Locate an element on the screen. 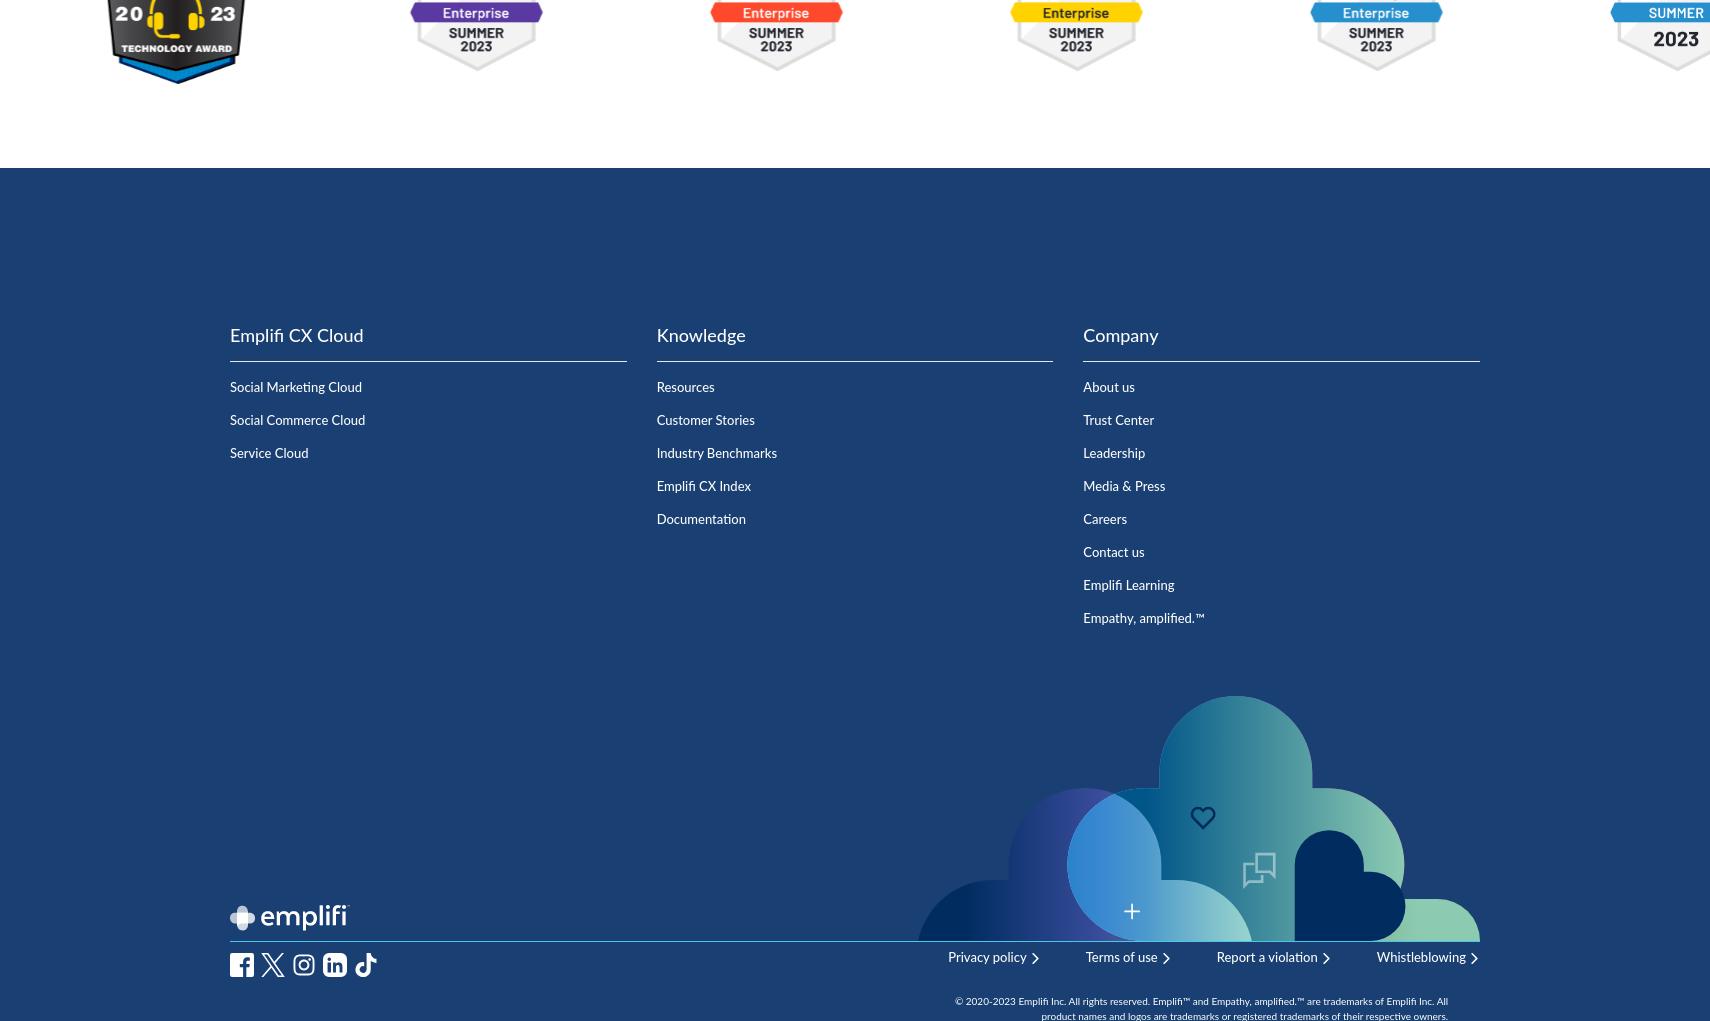 The image size is (1710, 1021). 'Social Commerce Cloud' is located at coordinates (296, 419).